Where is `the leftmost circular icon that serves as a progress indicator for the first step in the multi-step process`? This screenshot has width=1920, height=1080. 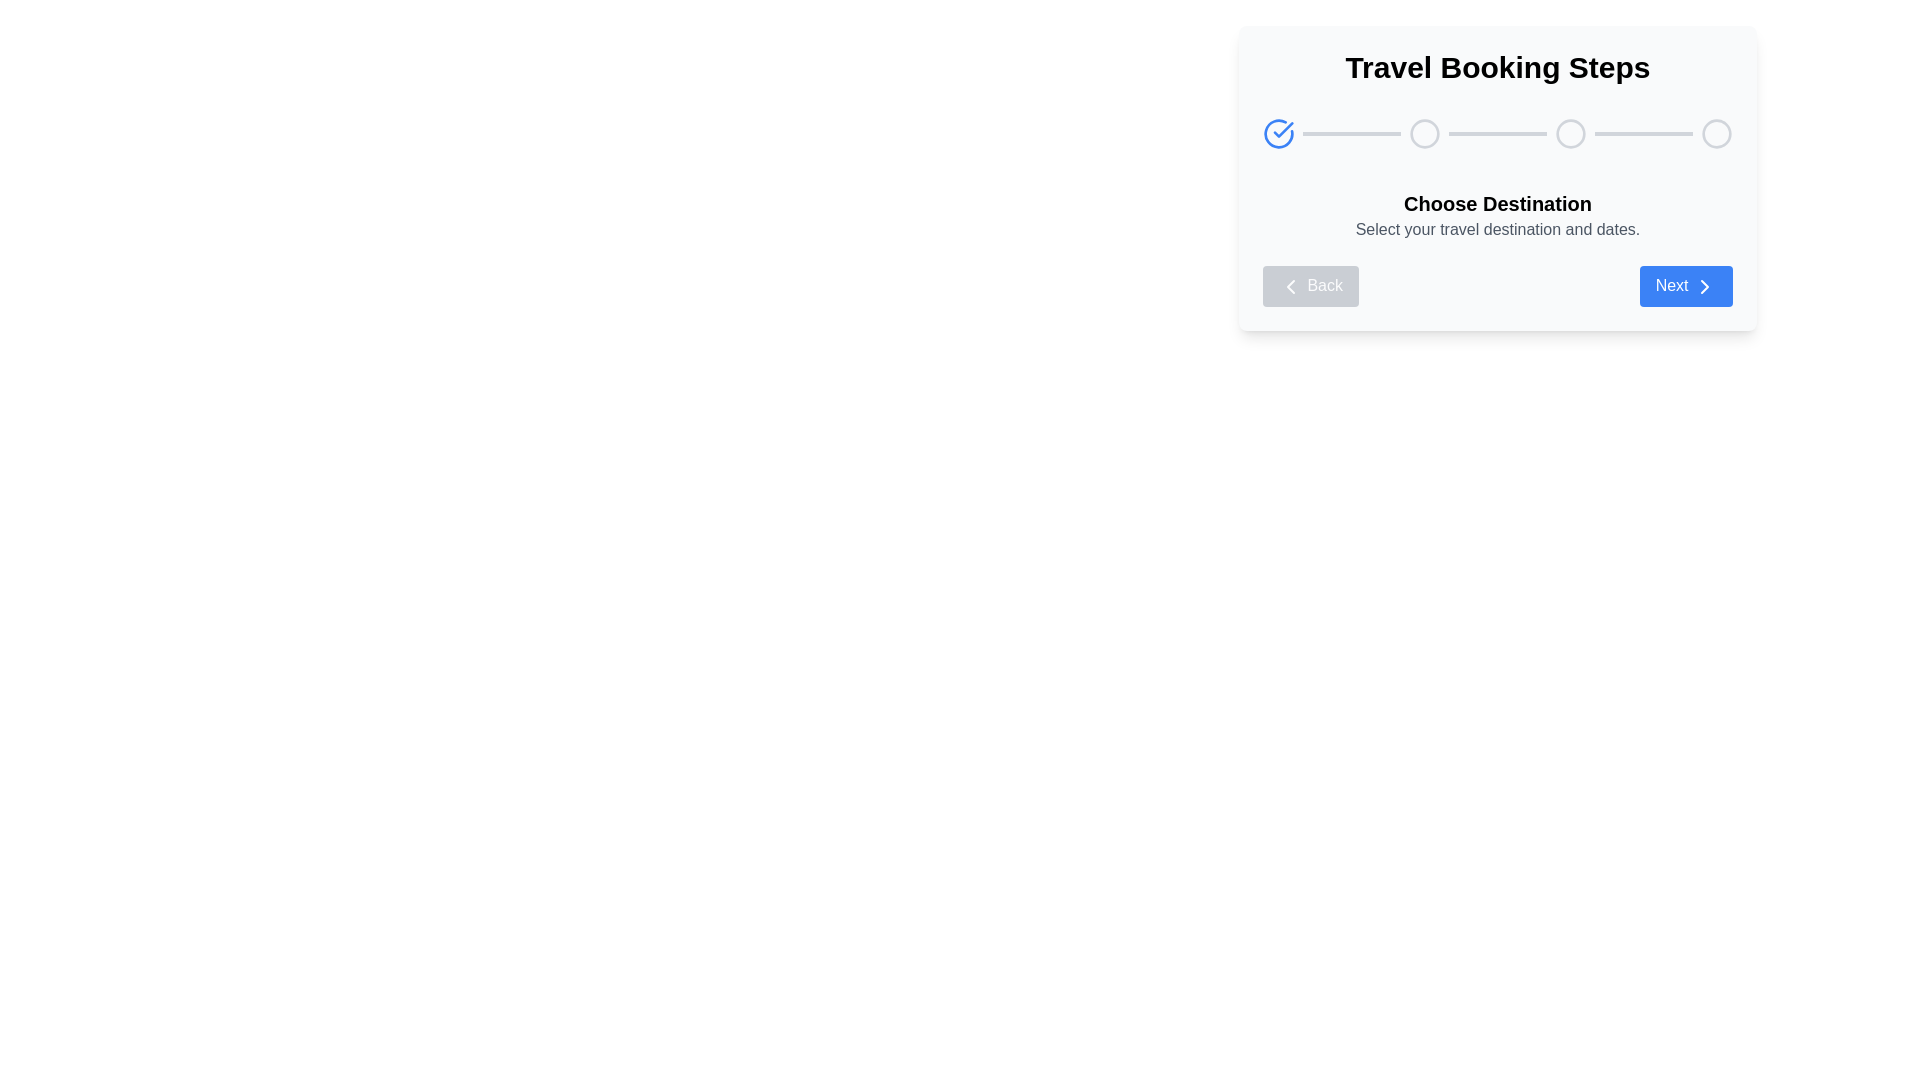 the leftmost circular icon that serves as a progress indicator for the first step in the multi-step process is located at coordinates (1277, 134).